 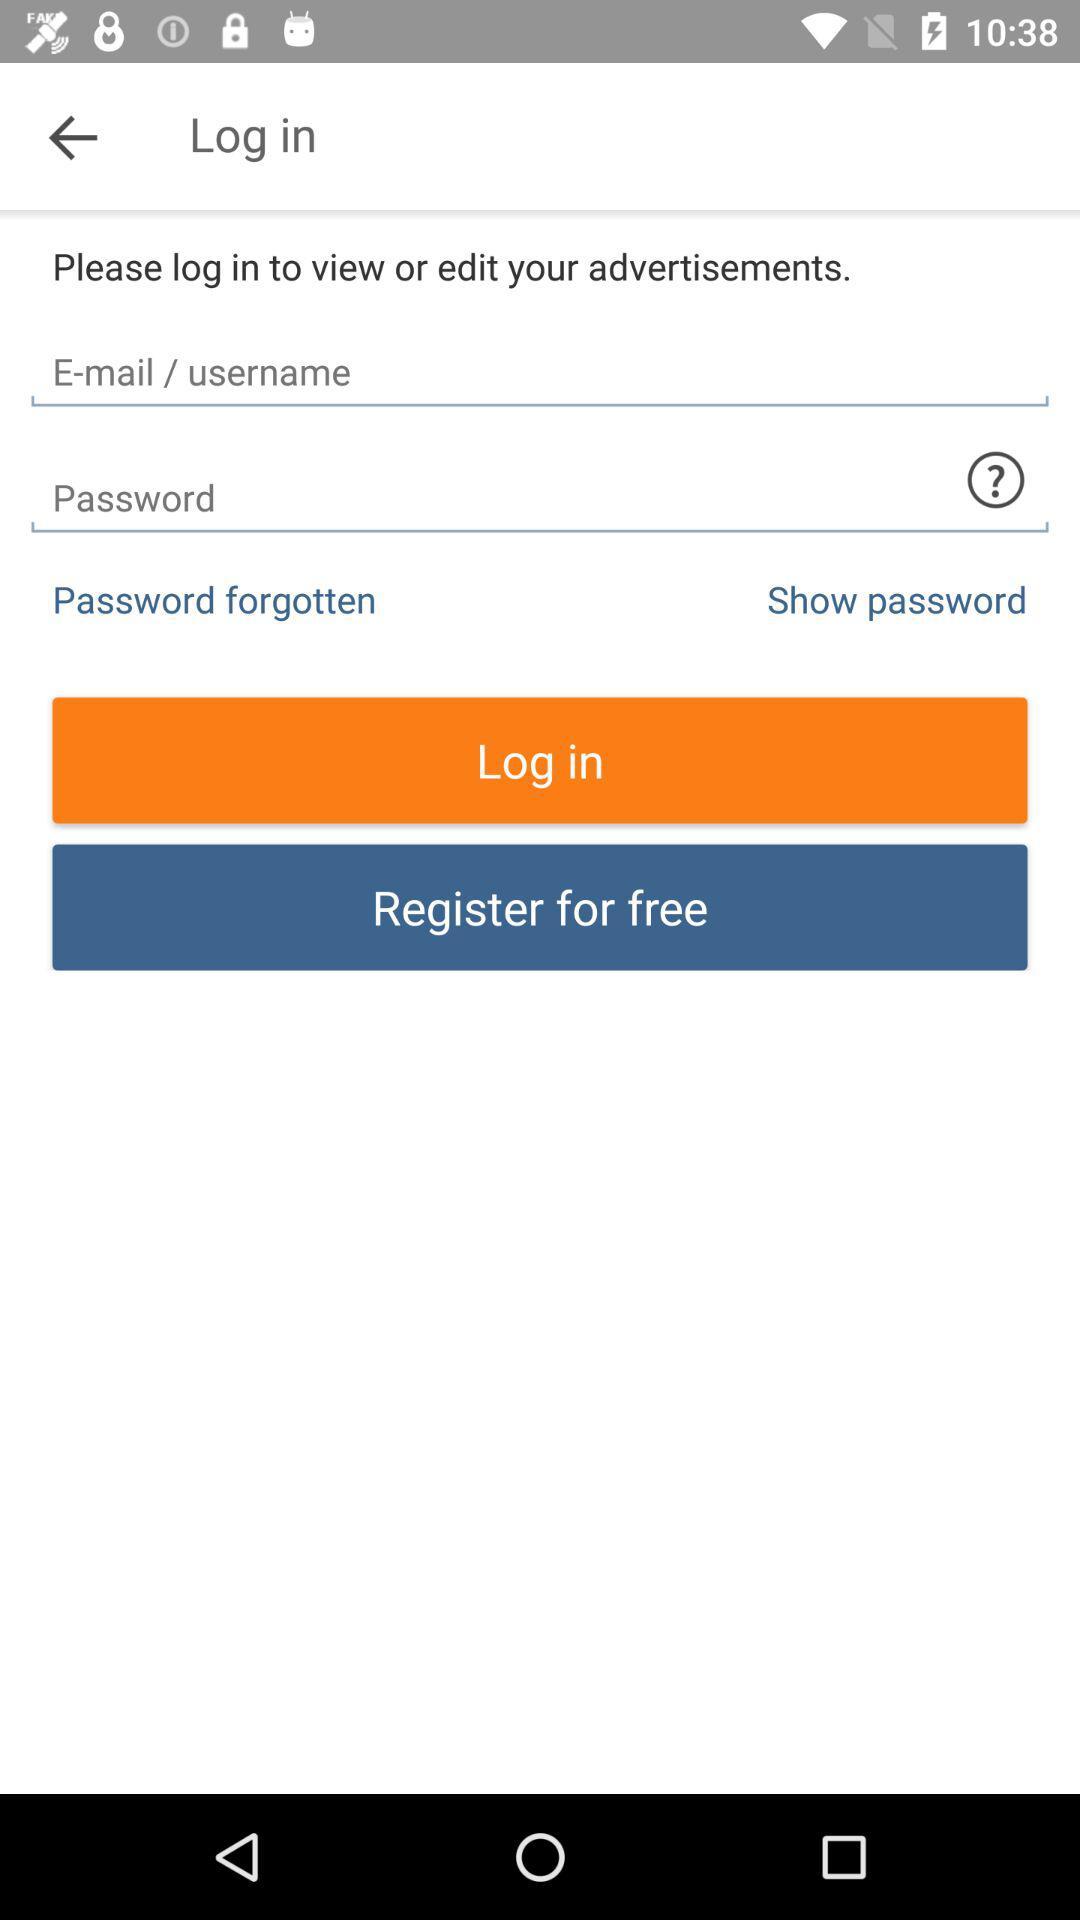 I want to click on the item to the left of the log in, so click(x=72, y=135).